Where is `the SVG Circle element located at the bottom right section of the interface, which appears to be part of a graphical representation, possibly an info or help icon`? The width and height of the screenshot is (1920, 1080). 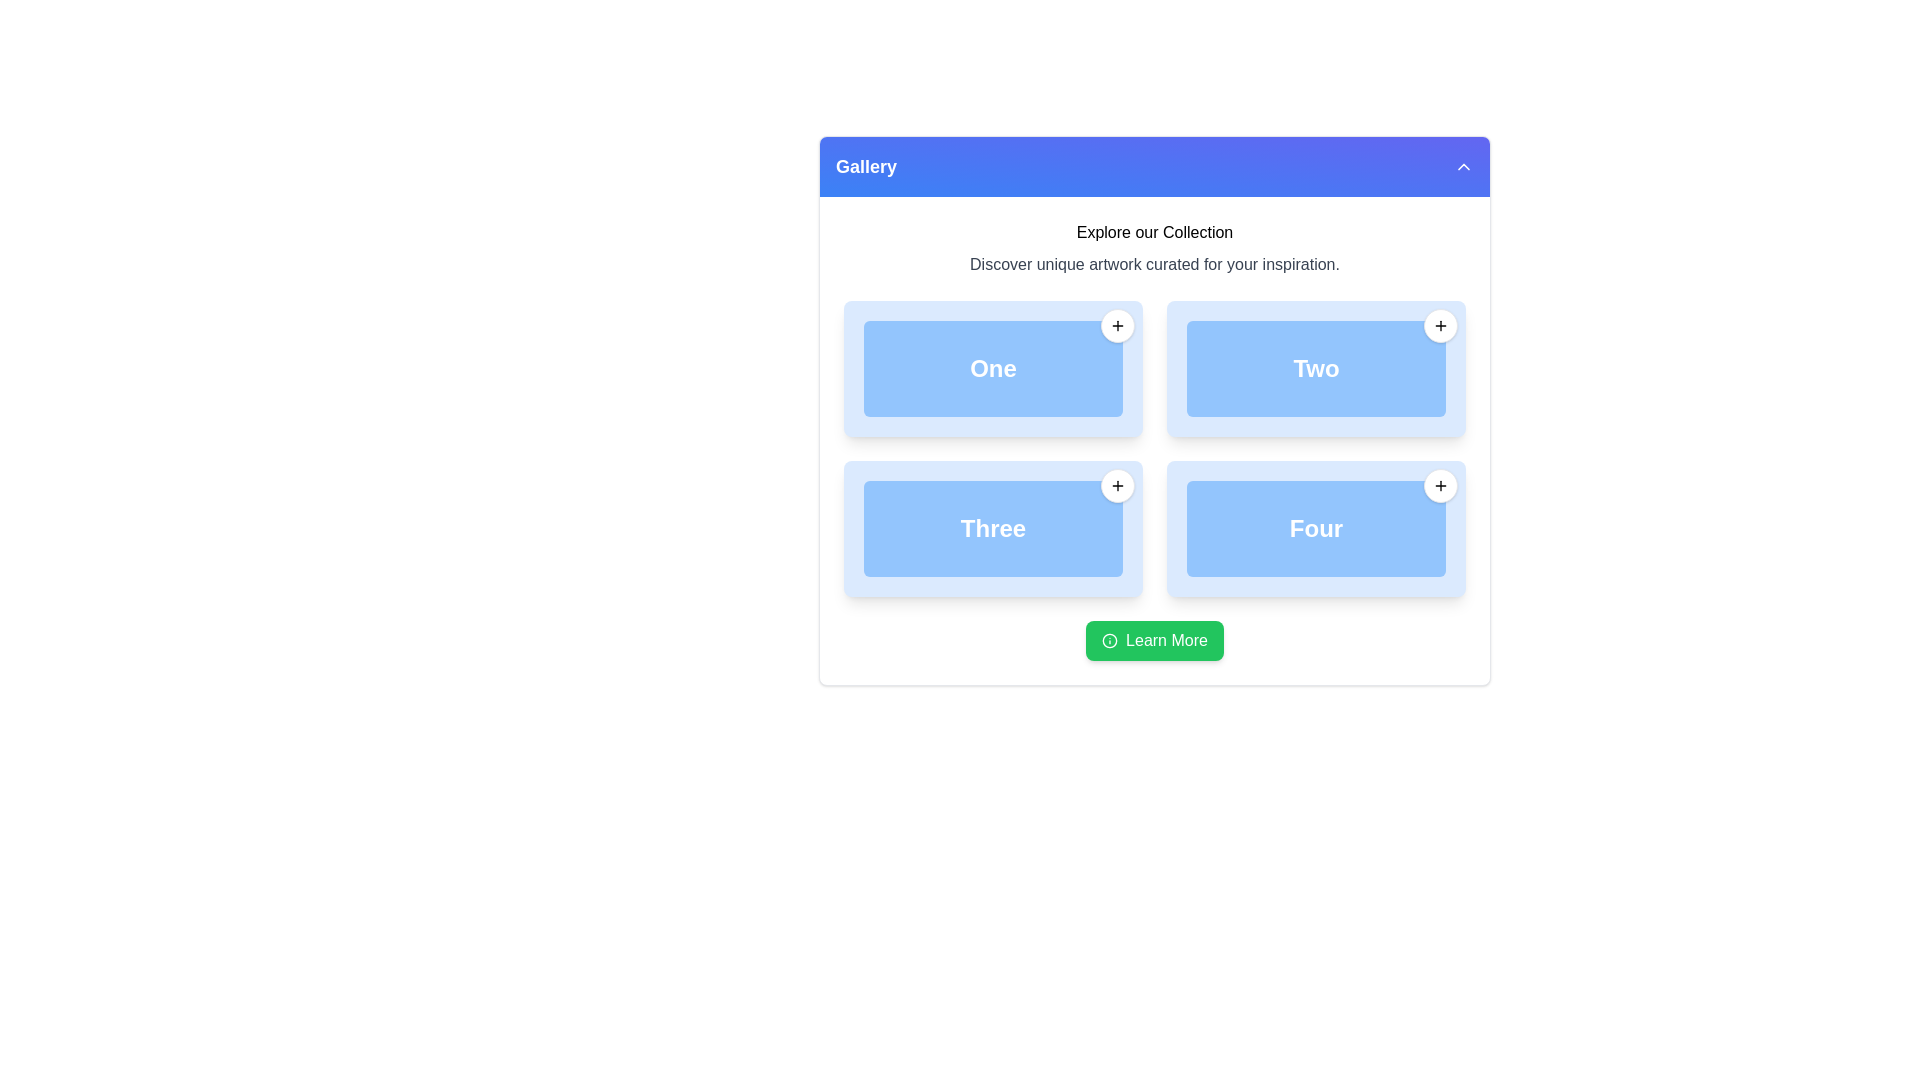
the SVG Circle element located at the bottom right section of the interface, which appears to be part of a graphical representation, possibly an info or help icon is located at coordinates (1109, 640).